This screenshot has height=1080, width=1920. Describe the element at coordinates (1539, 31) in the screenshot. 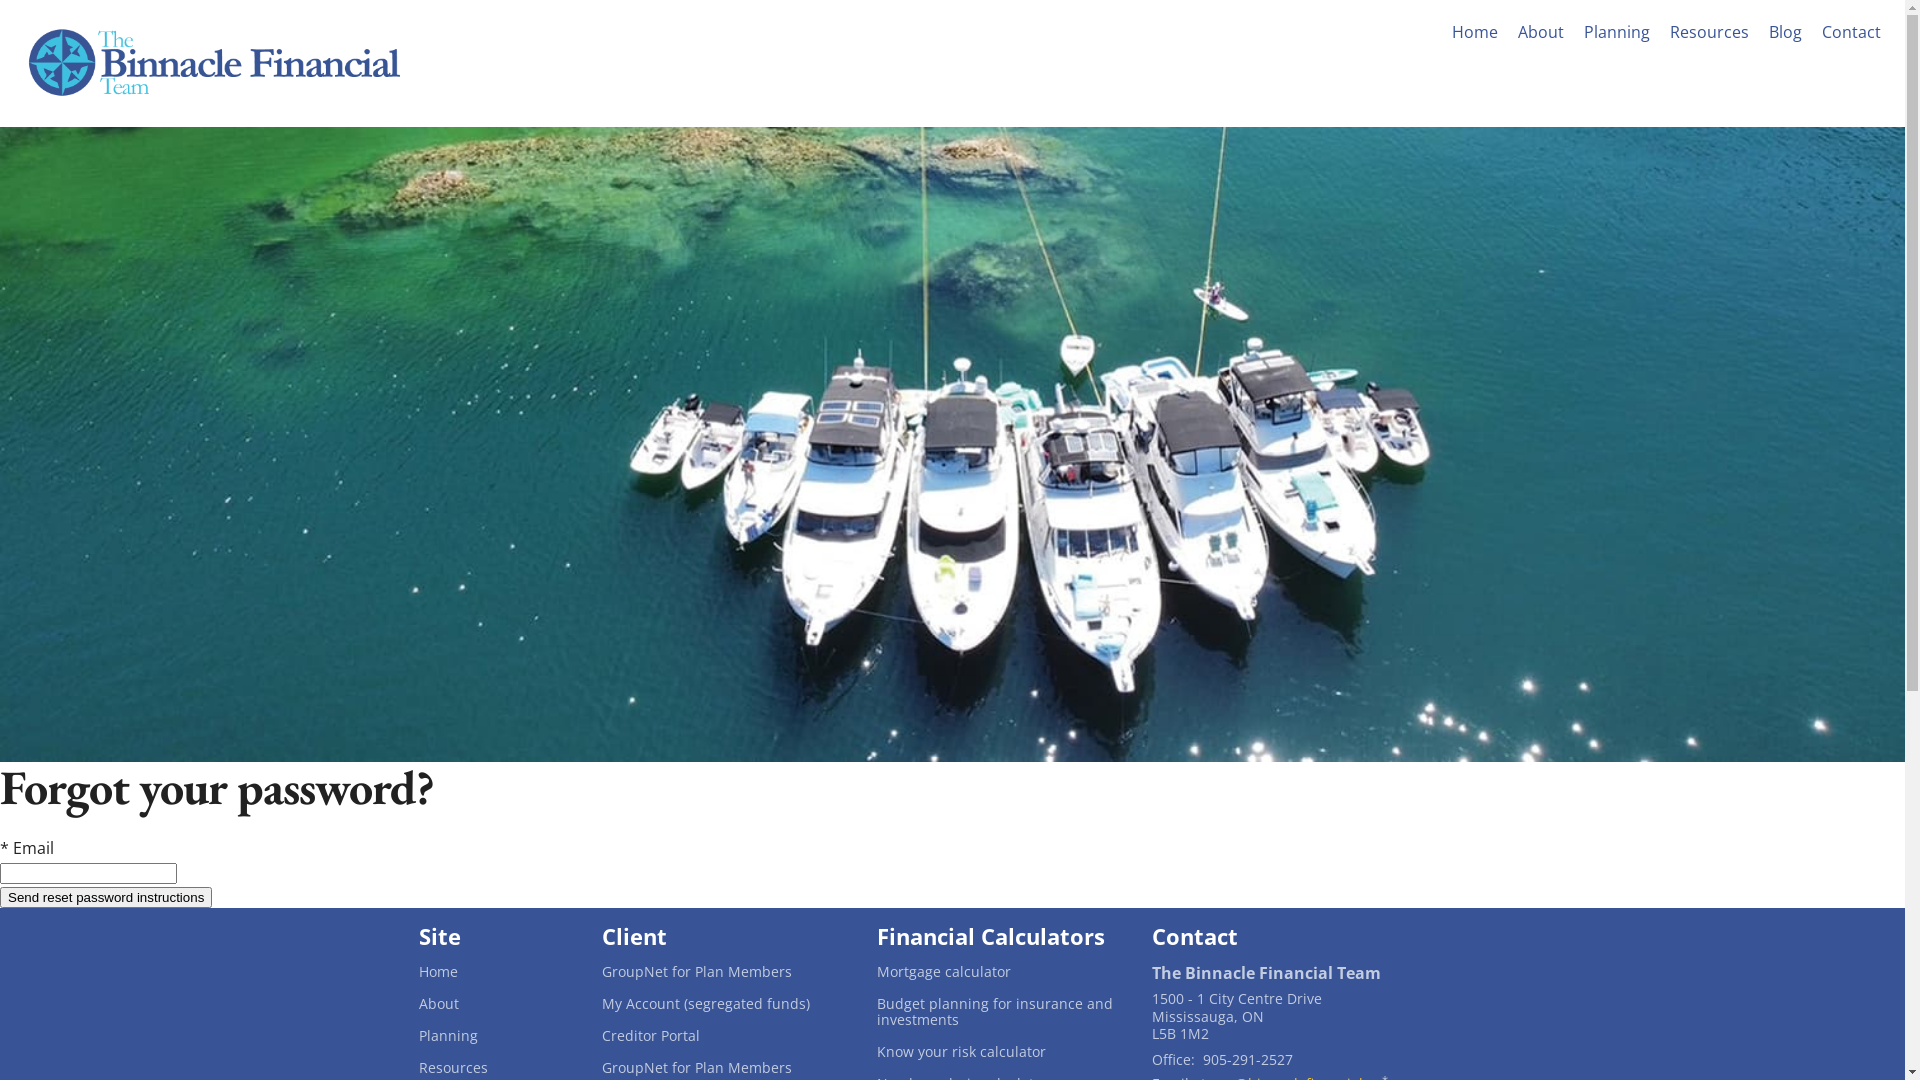

I see `'About'` at that location.